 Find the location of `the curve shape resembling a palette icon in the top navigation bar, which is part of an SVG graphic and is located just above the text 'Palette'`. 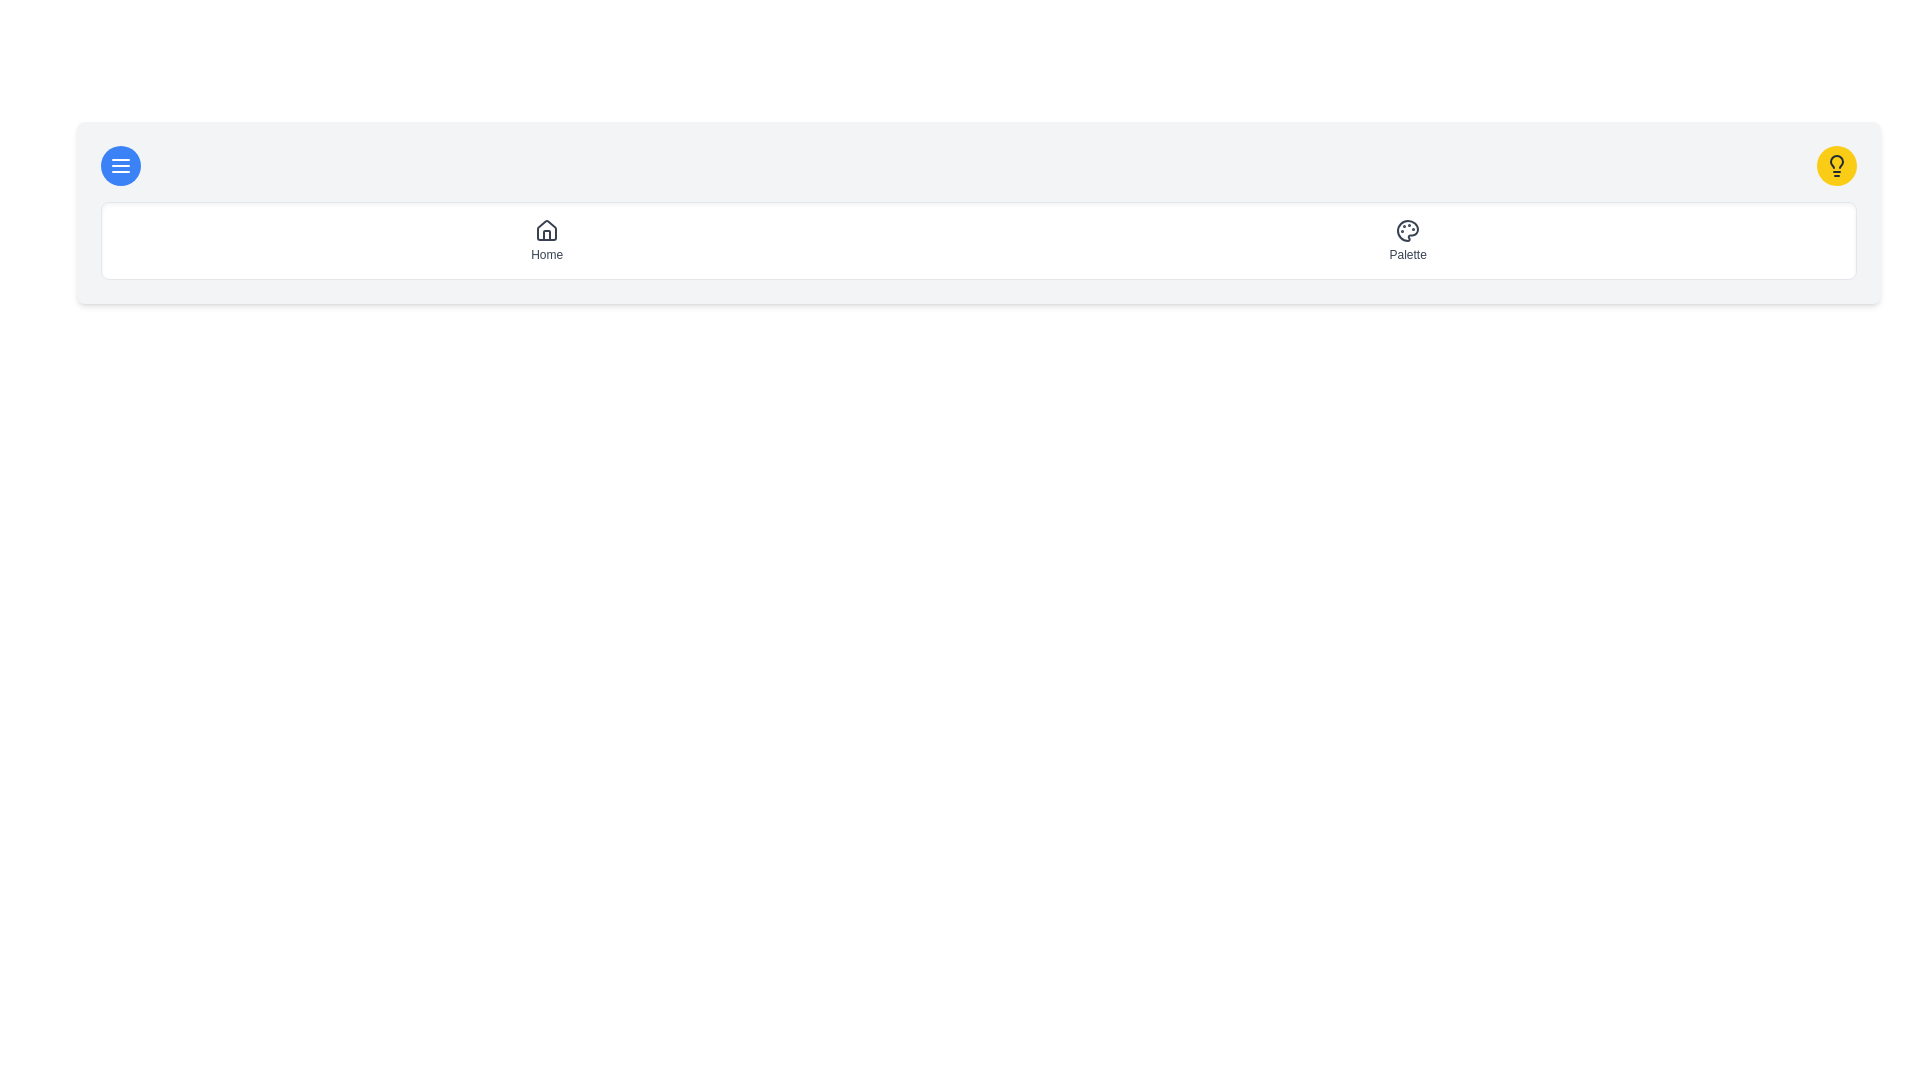

the curve shape resembling a palette icon in the top navigation bar, which is part of an SVG graphic and is located just above the text 'Palette' is located at coordinates (1407, 230).